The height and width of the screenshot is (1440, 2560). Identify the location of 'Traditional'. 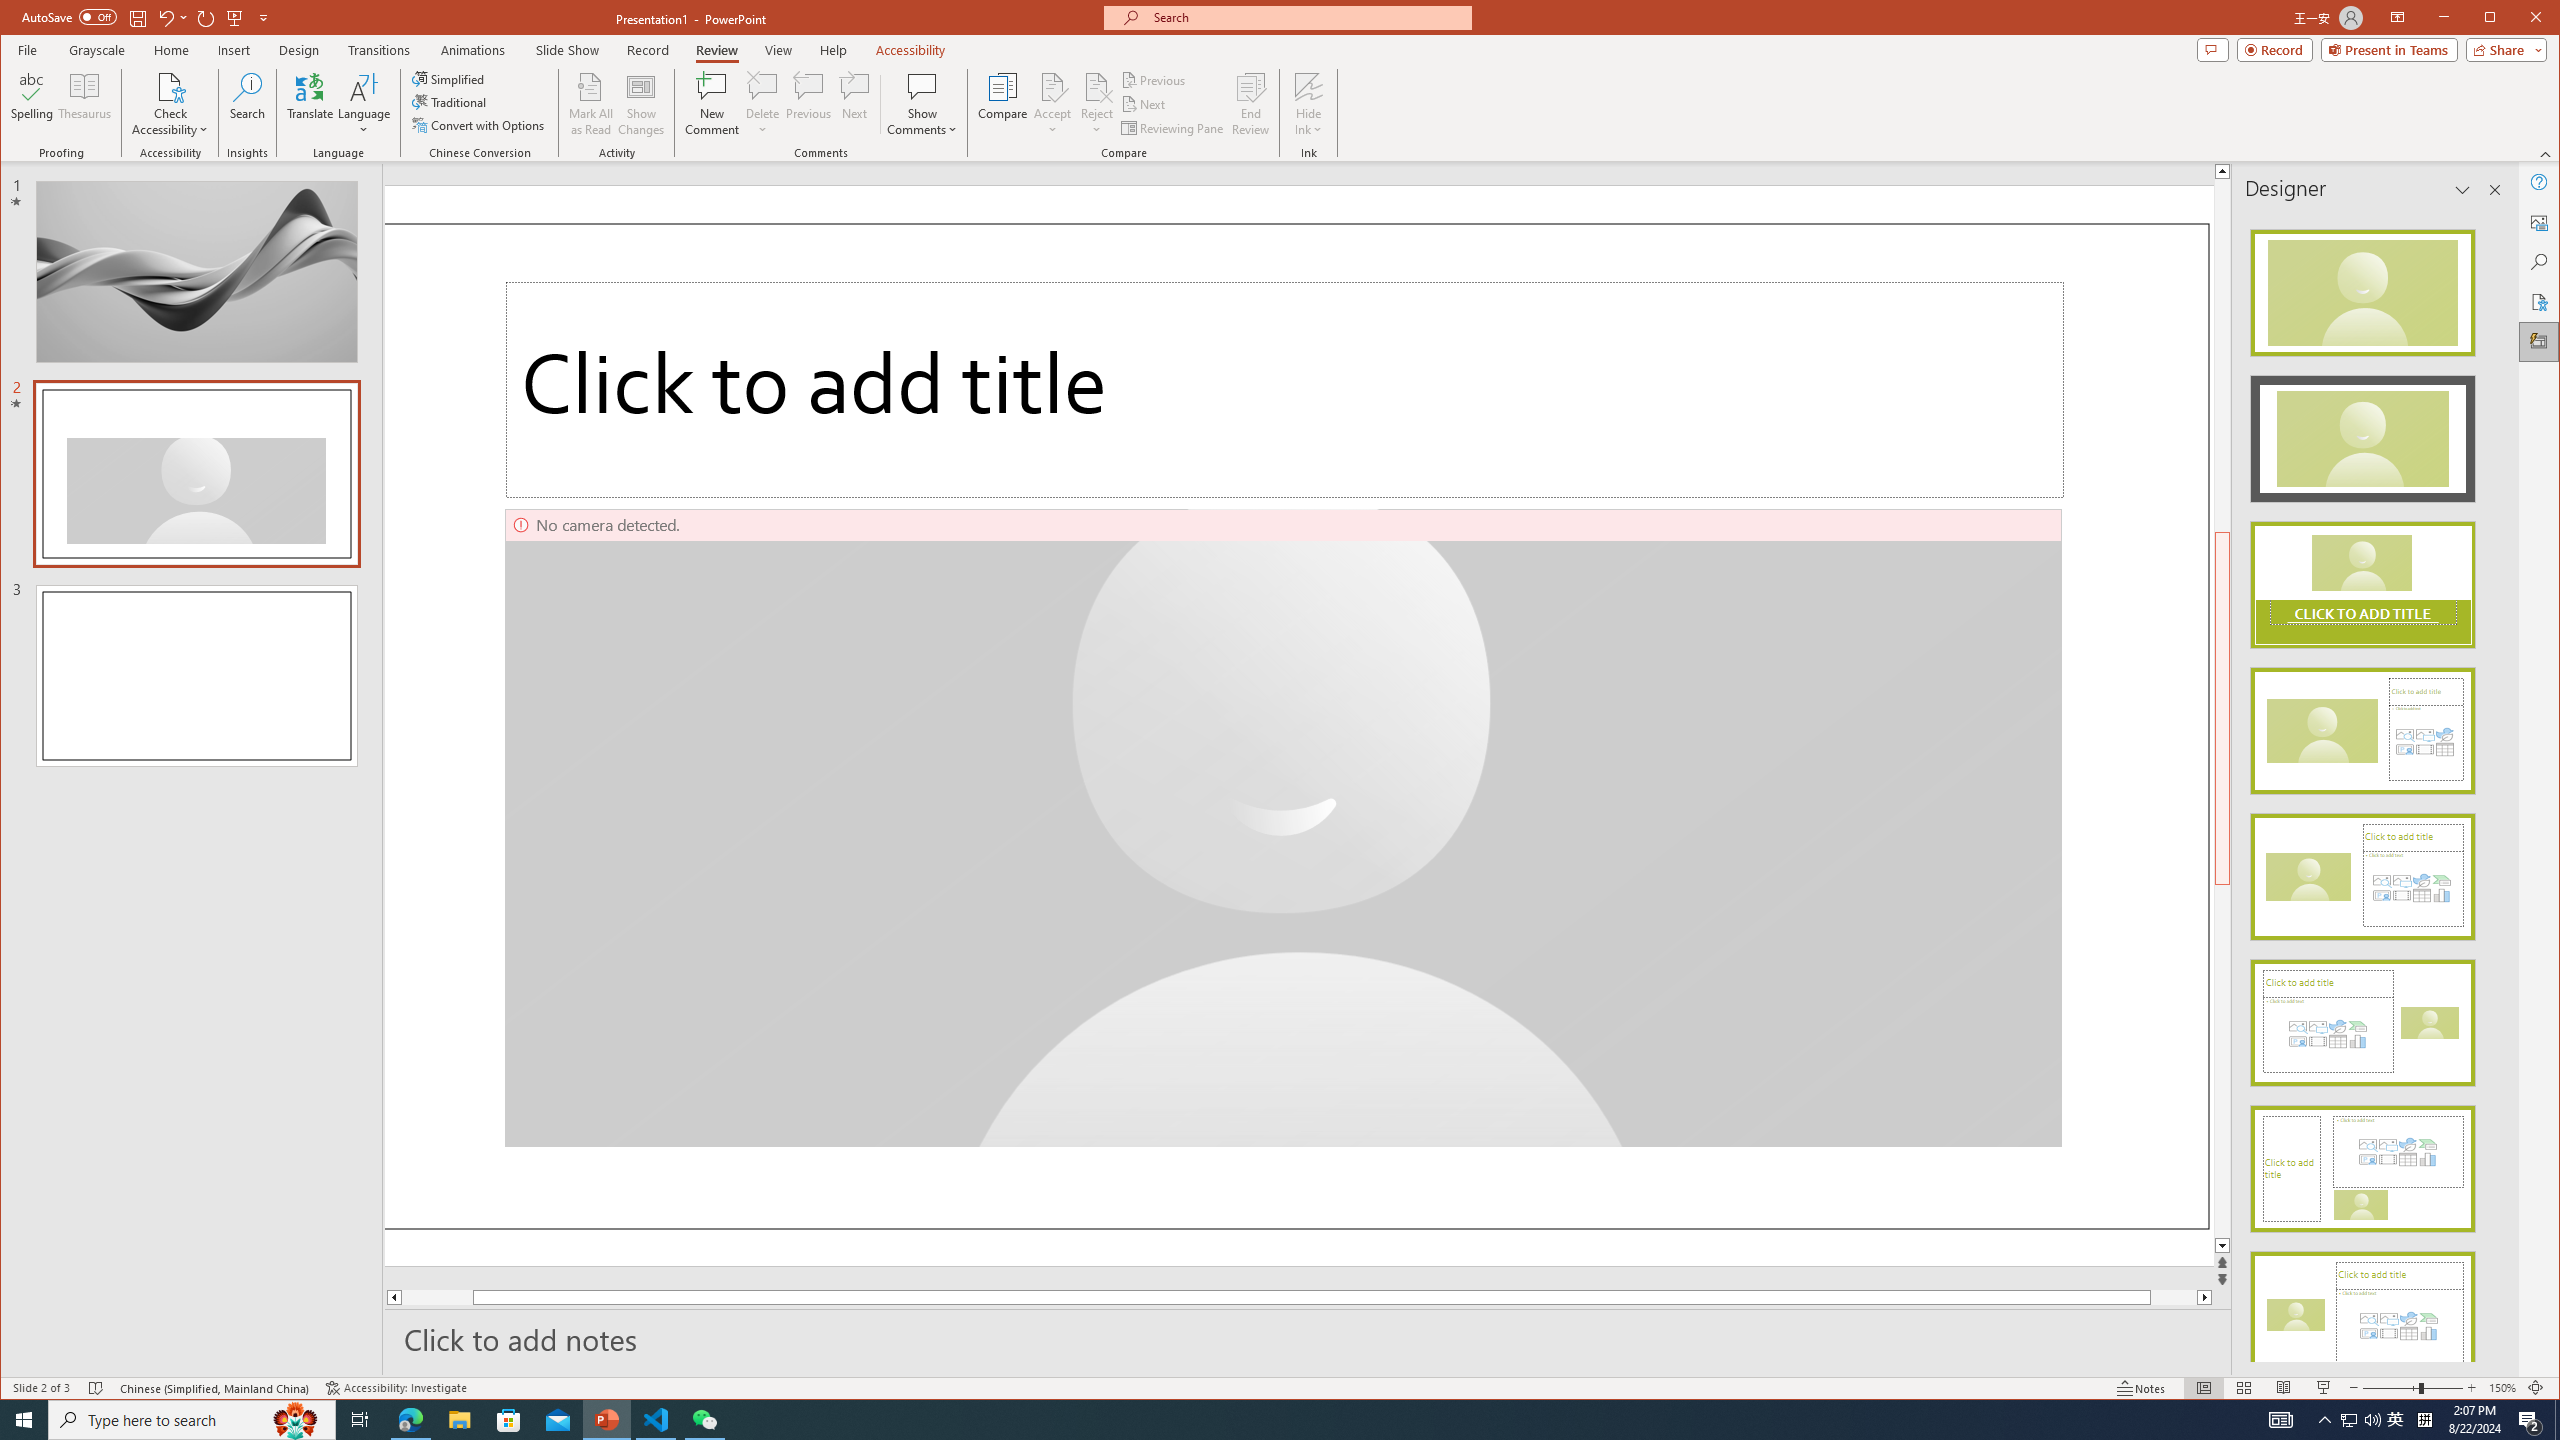
(451, 102).